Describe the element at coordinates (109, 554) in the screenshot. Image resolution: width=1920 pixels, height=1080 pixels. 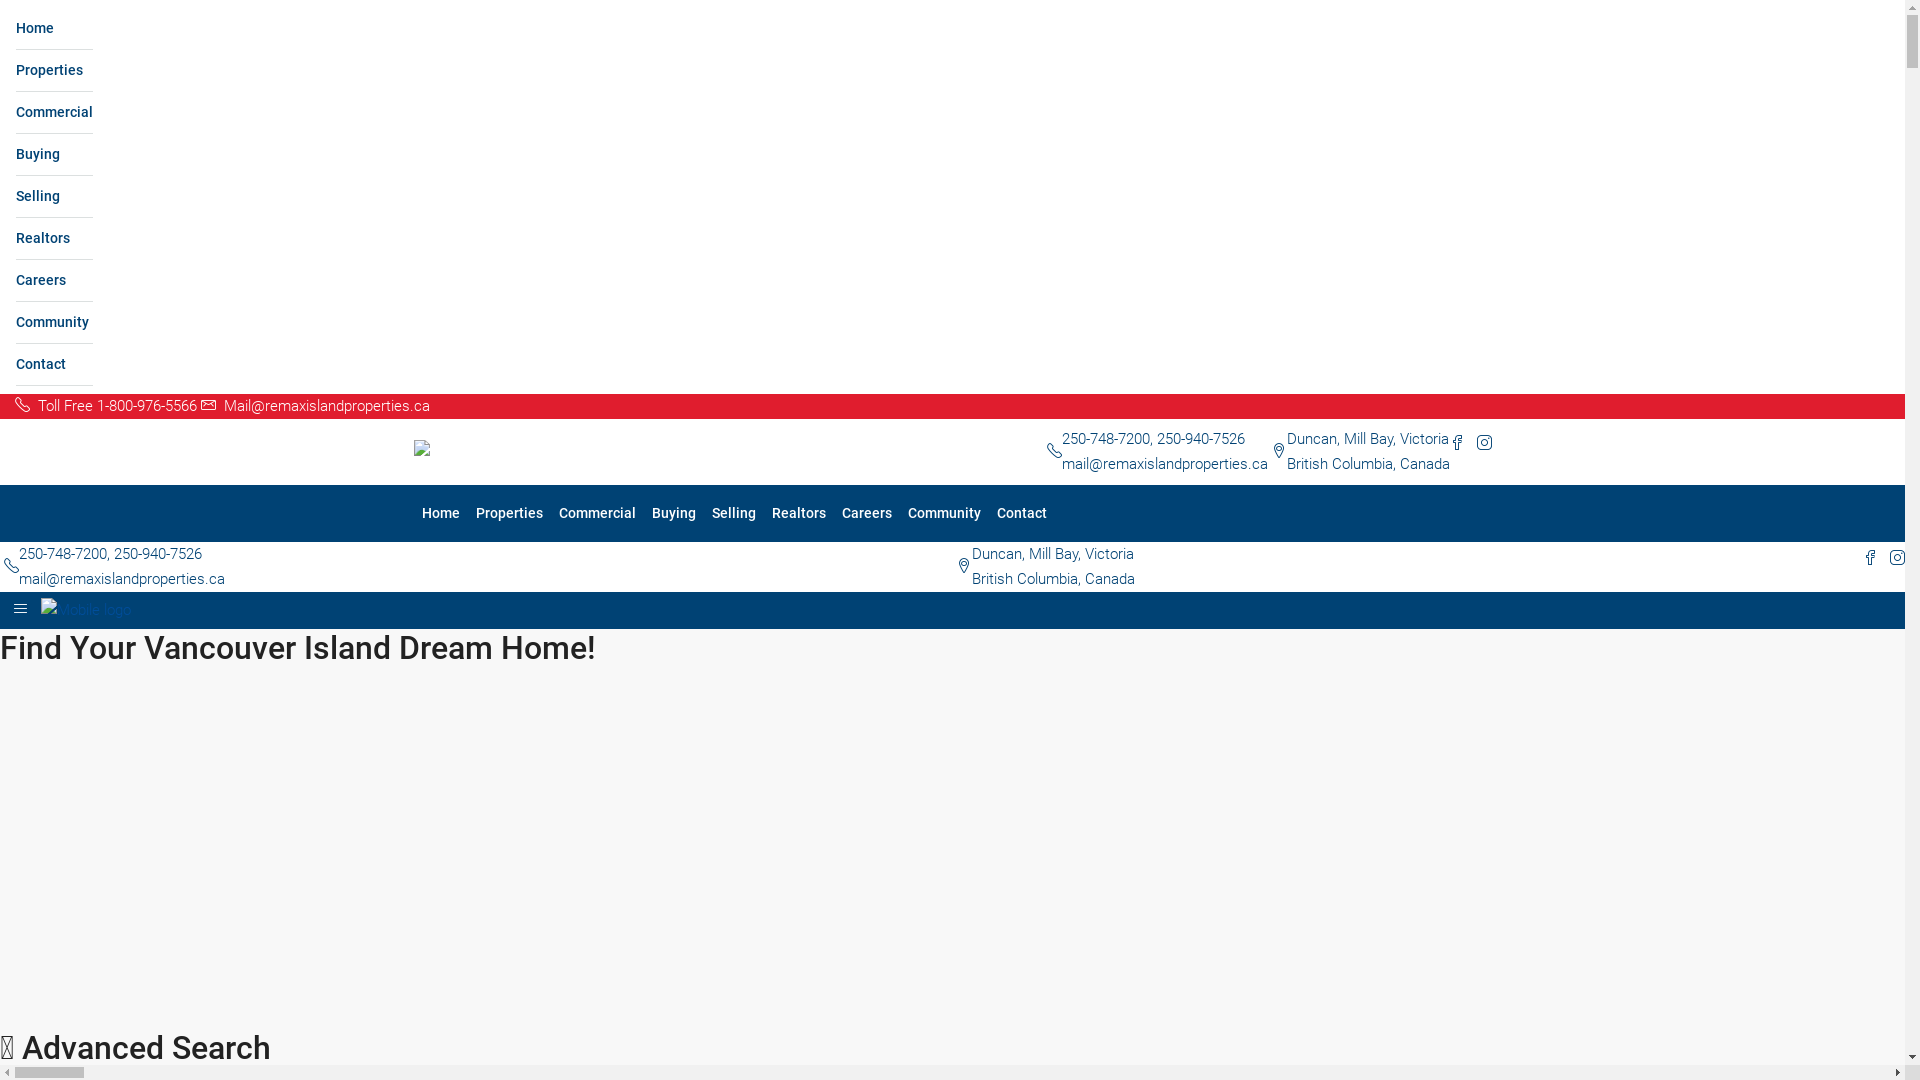
I see `'250-748-7200, 250-940-7526'` at that location.